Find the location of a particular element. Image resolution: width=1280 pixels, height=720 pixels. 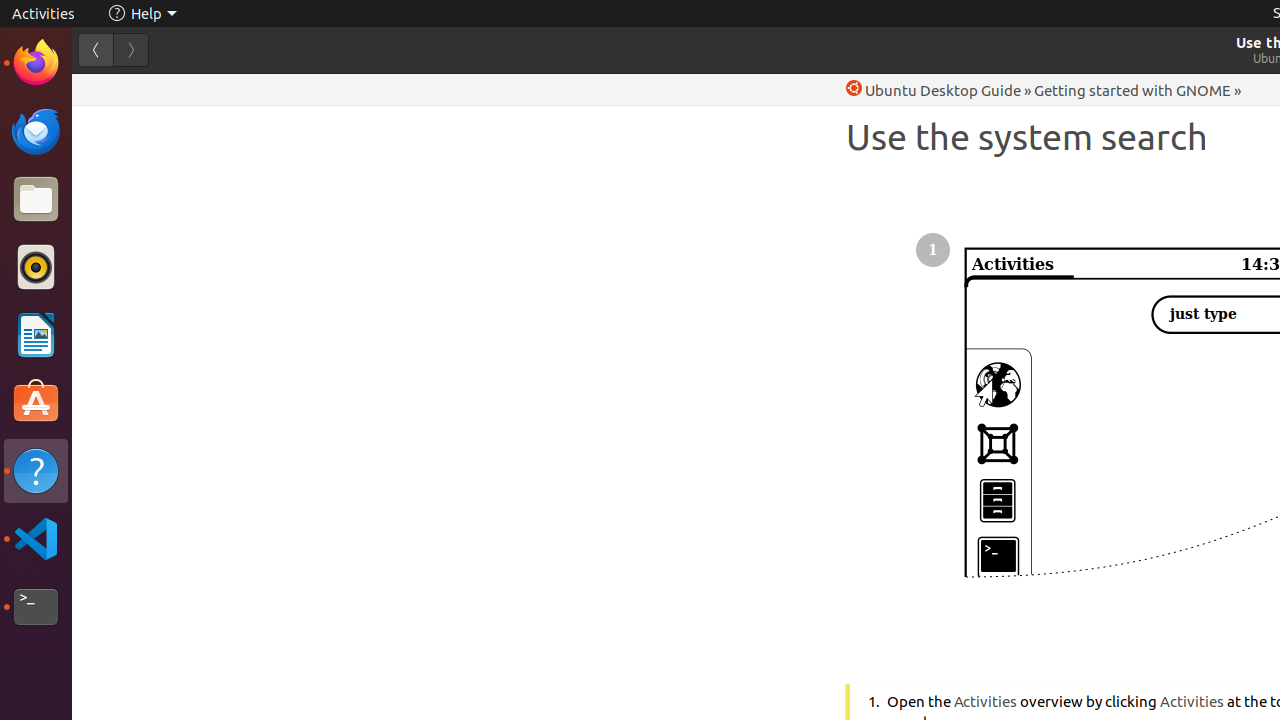

'Firefox Web Browser' is located at coordinates (35, 61).